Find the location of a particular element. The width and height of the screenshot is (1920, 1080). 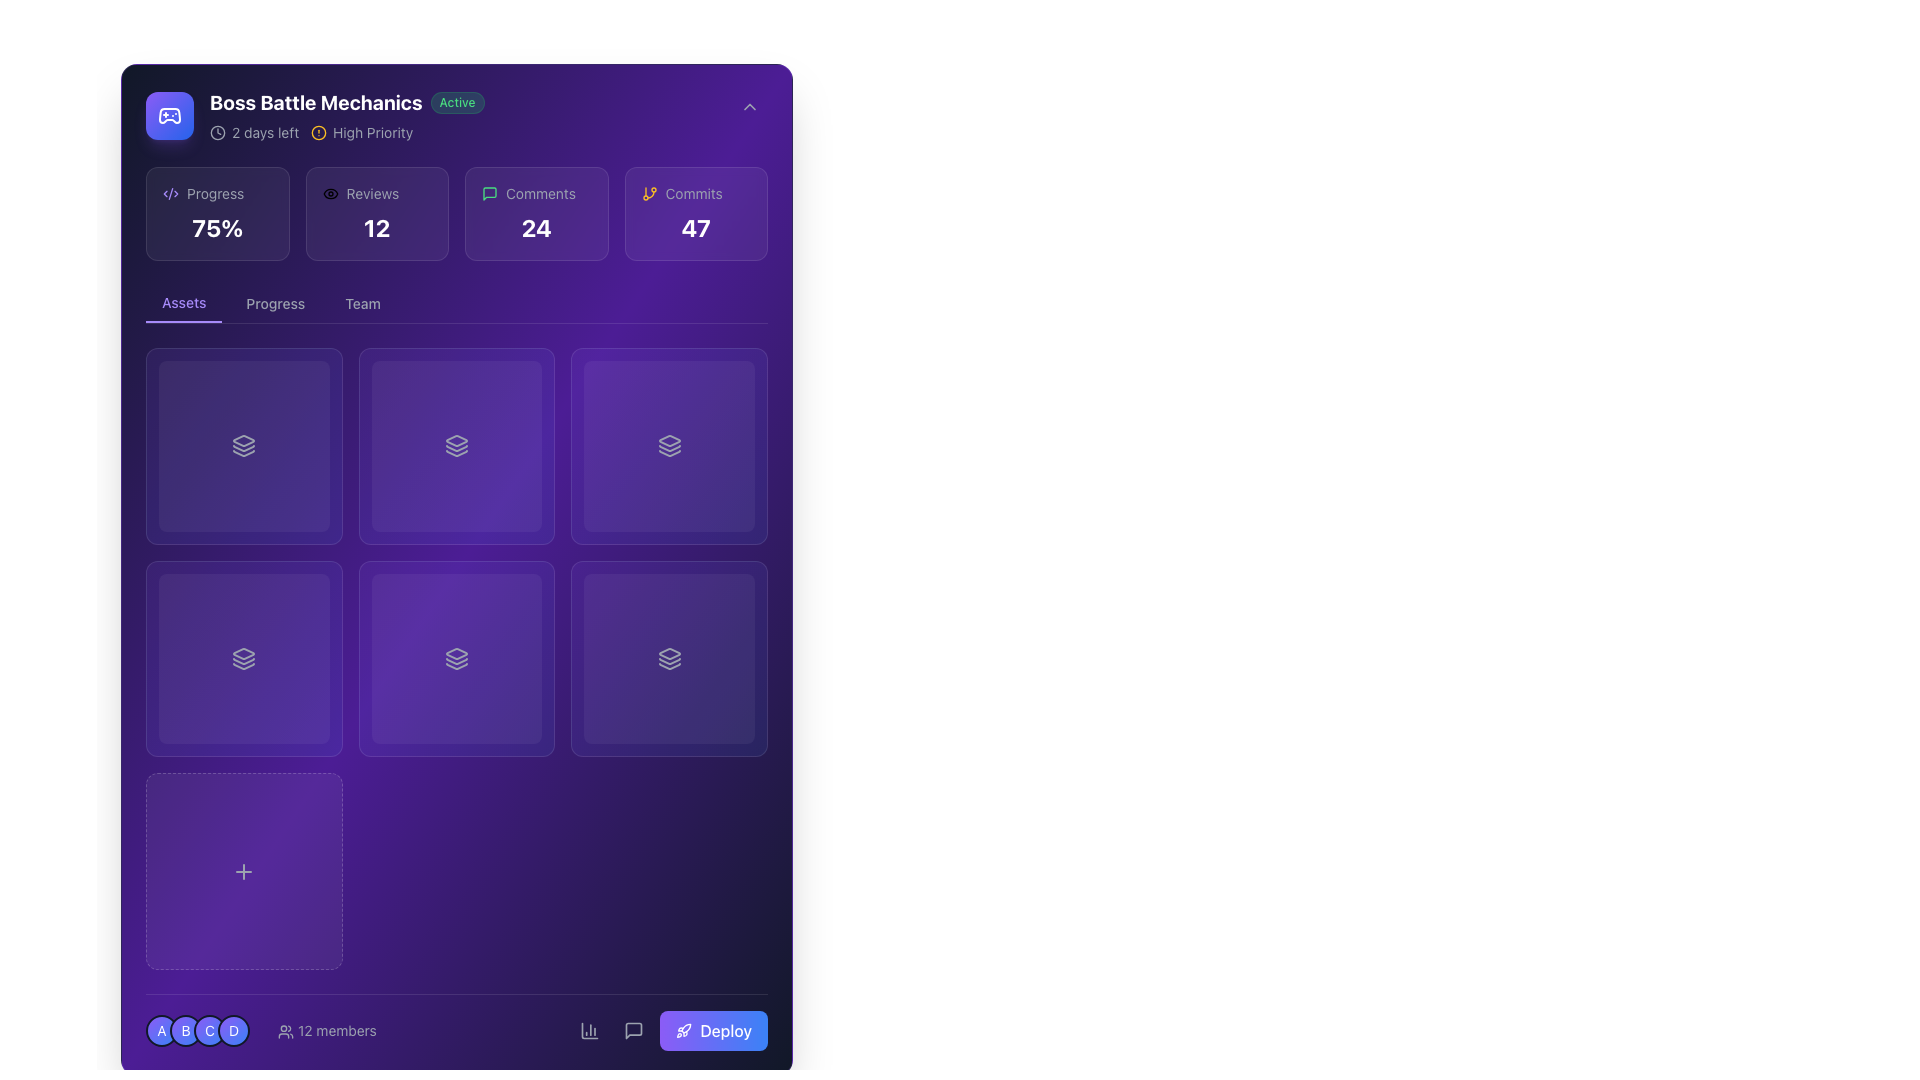

the layered or stacked item icon located in the second row, first column of the 3x3 grid layout is located at coordinates (243, 666).